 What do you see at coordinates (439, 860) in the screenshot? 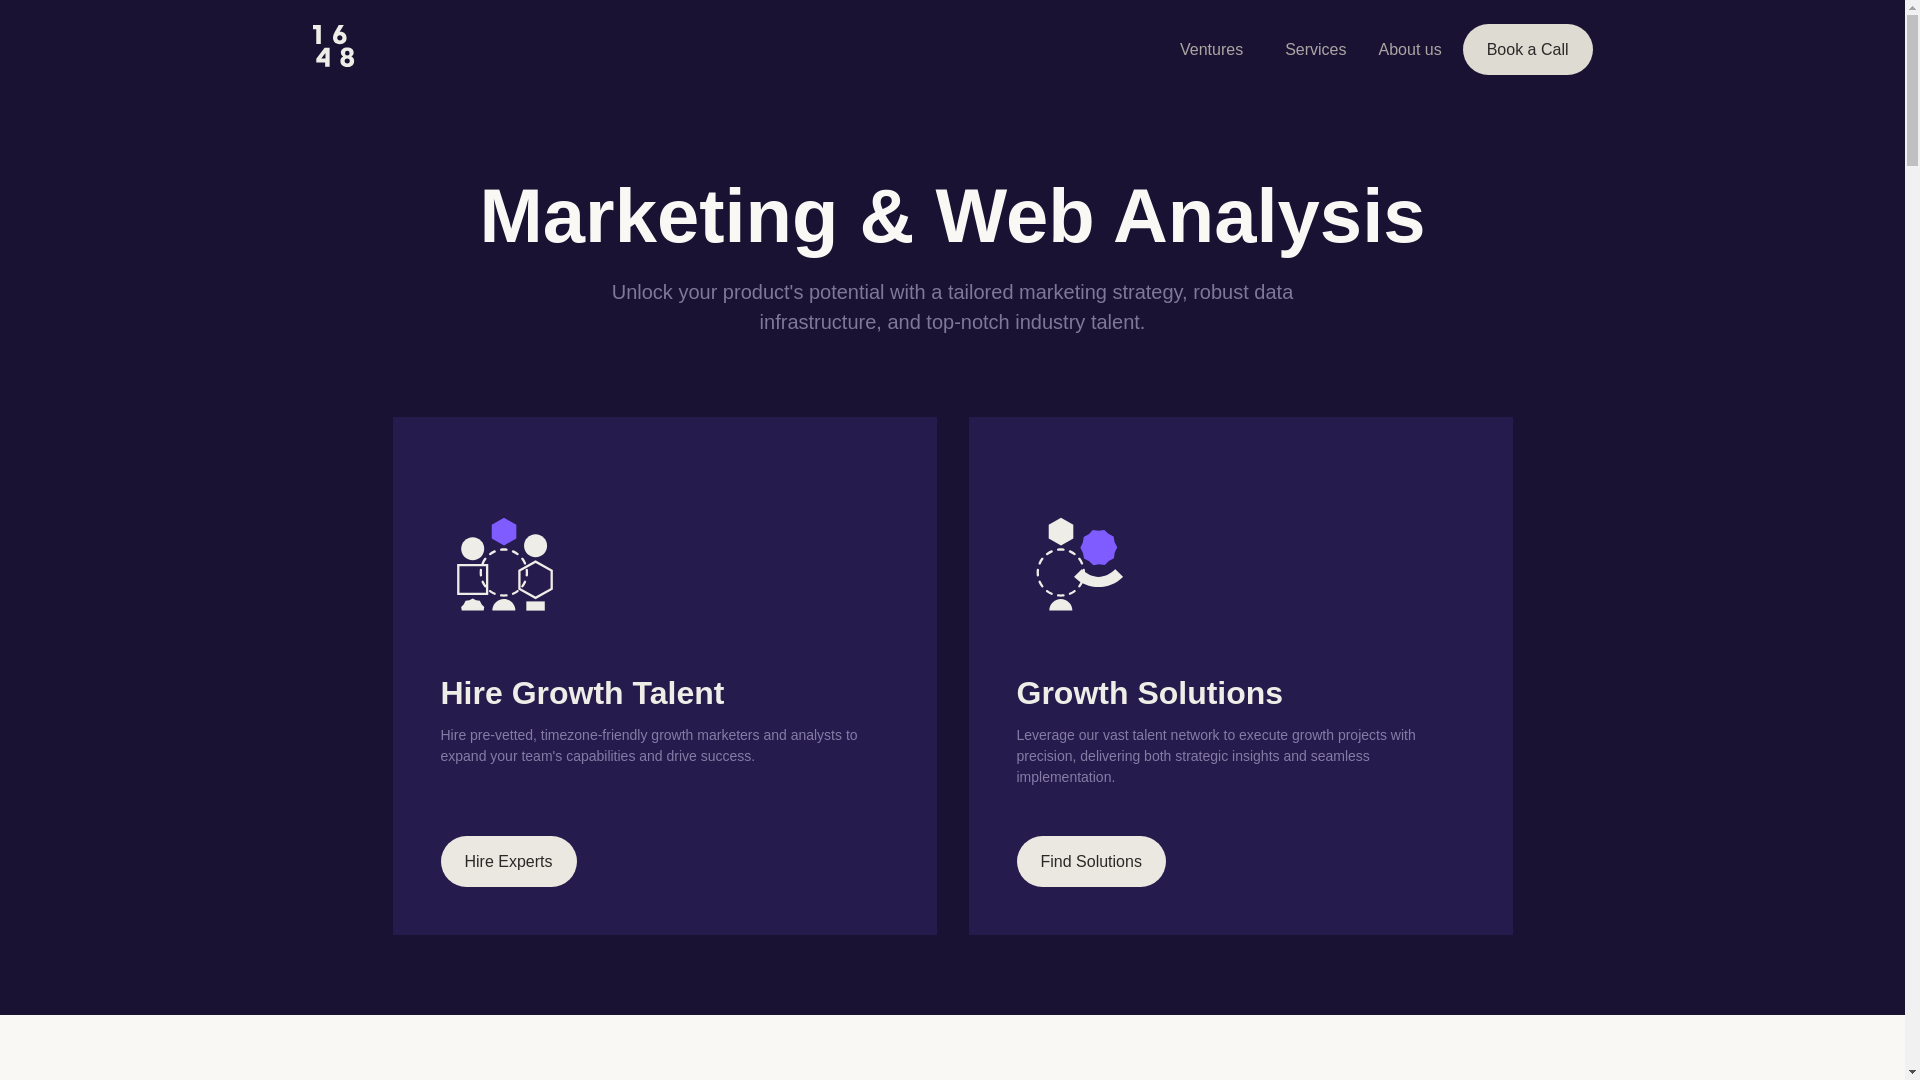
I see `'Hire Experts'` at bounding box center [439, 860].